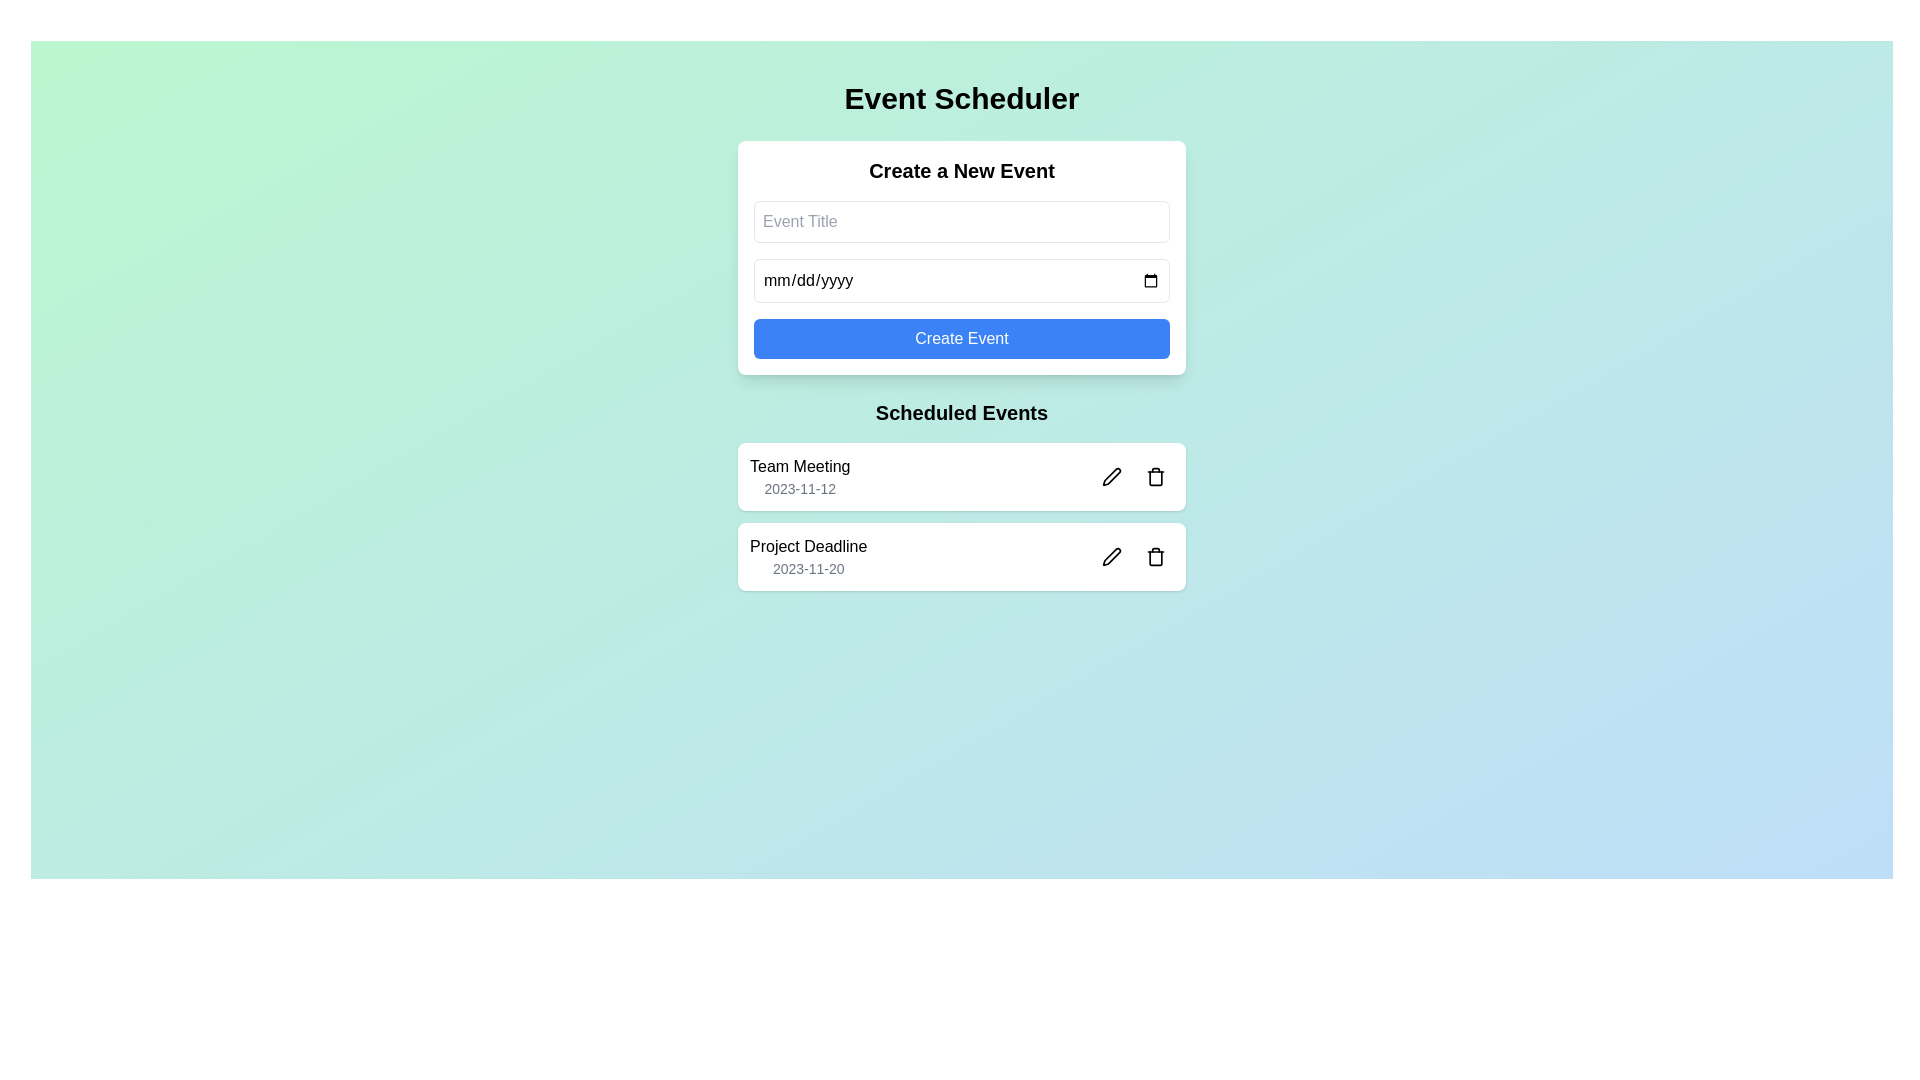  What do you see at coordinates (808, 569) in the screenshot?
I see `the text label displaying the project deadline date, which is located under the 'Scheduled Events' header and complements the 'Project Deadline' label` at bounding box center [808, 569].